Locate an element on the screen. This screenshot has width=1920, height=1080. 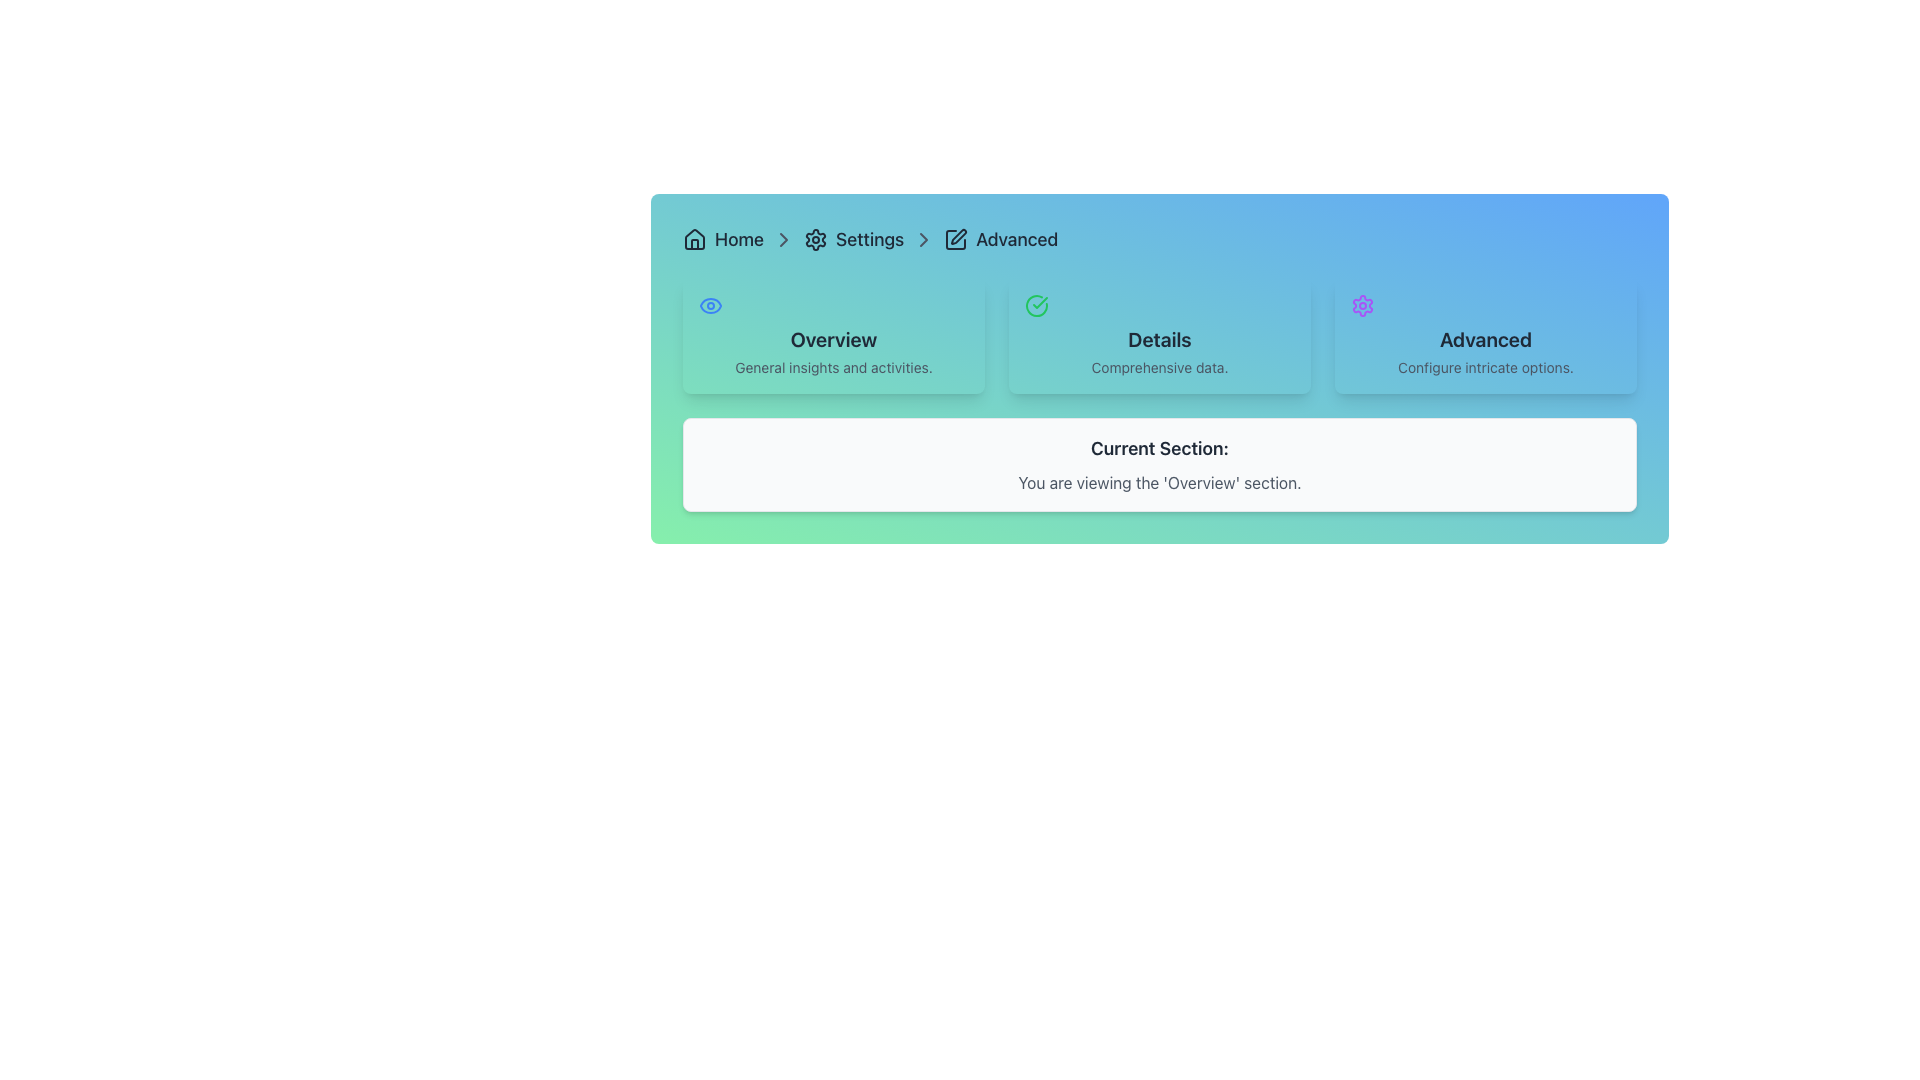
the 'Home' breadcrumb link, which is the first element in the breadcrumb navigation bar and features a house-shaped icon followed by the text 'Home' is located at coordinates (722, 238).